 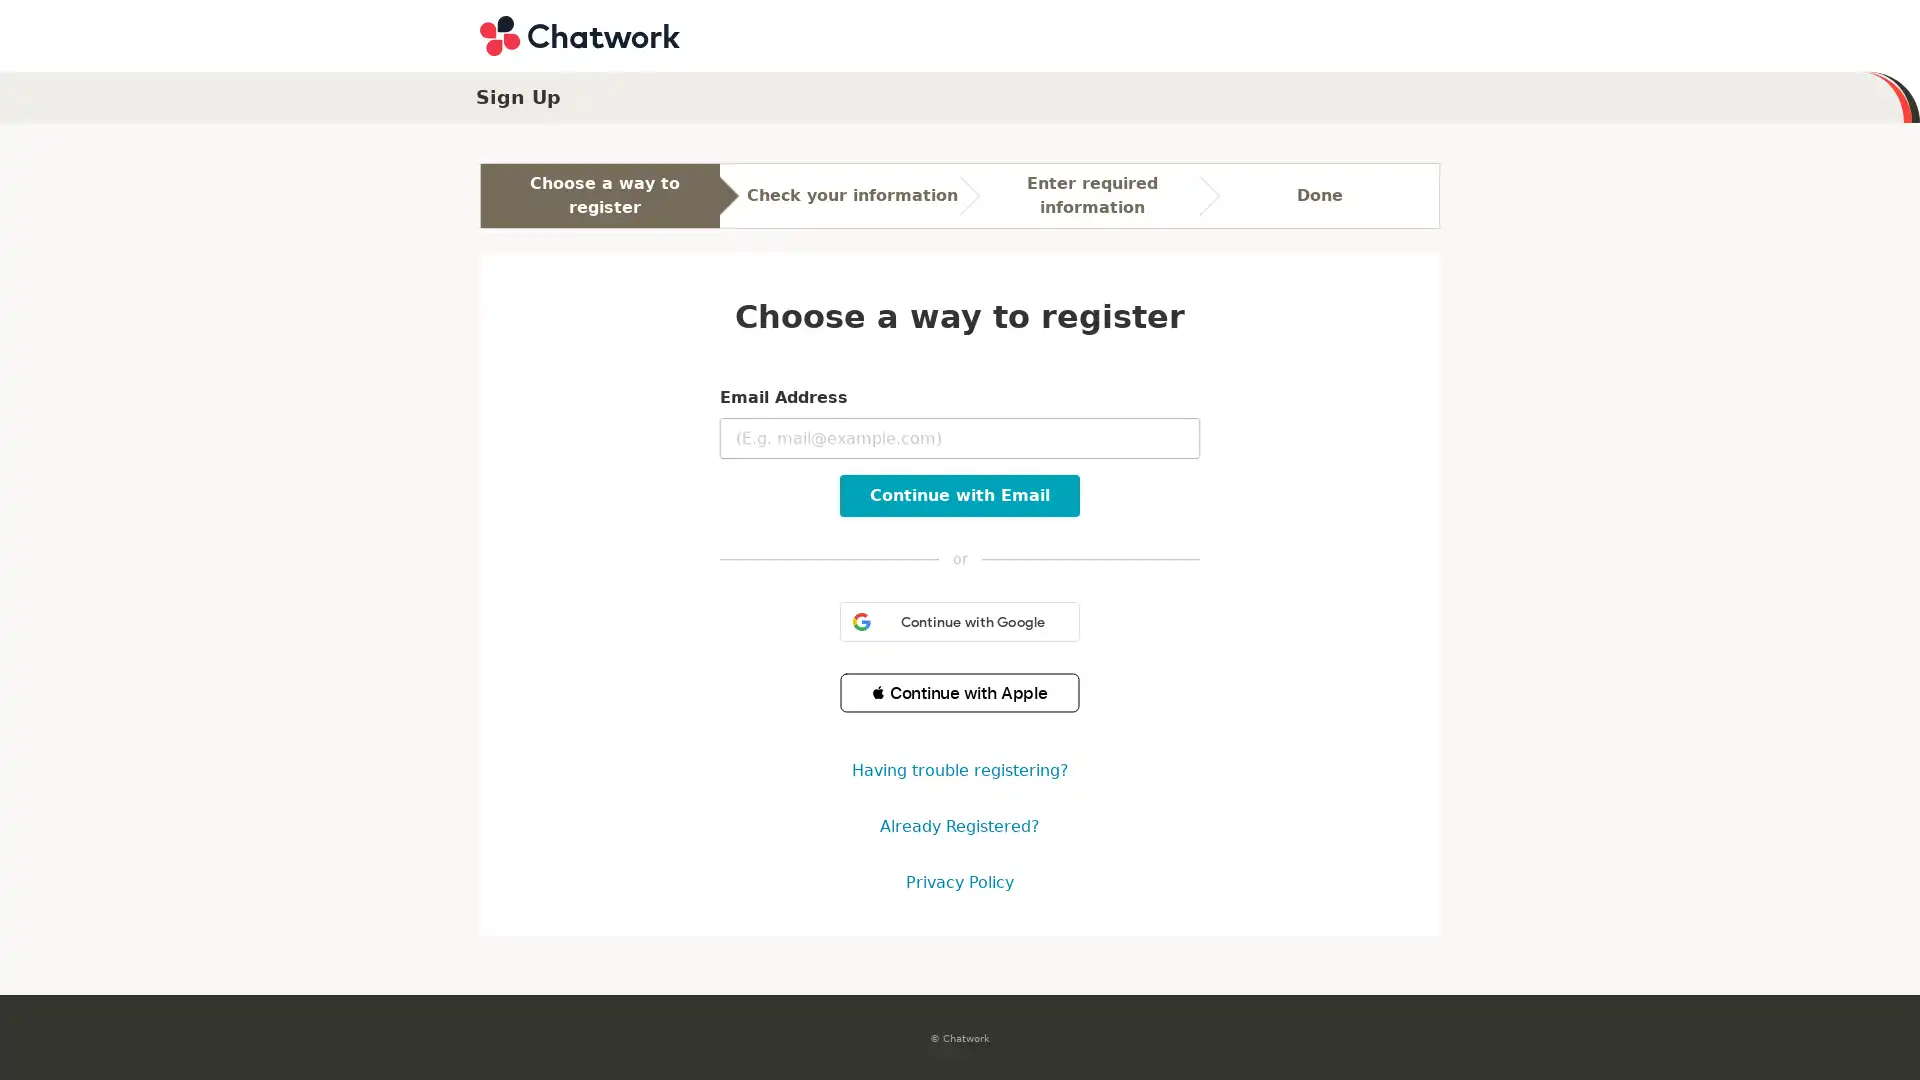 I want to click on Continue with Email, so click(x=960, y=495).